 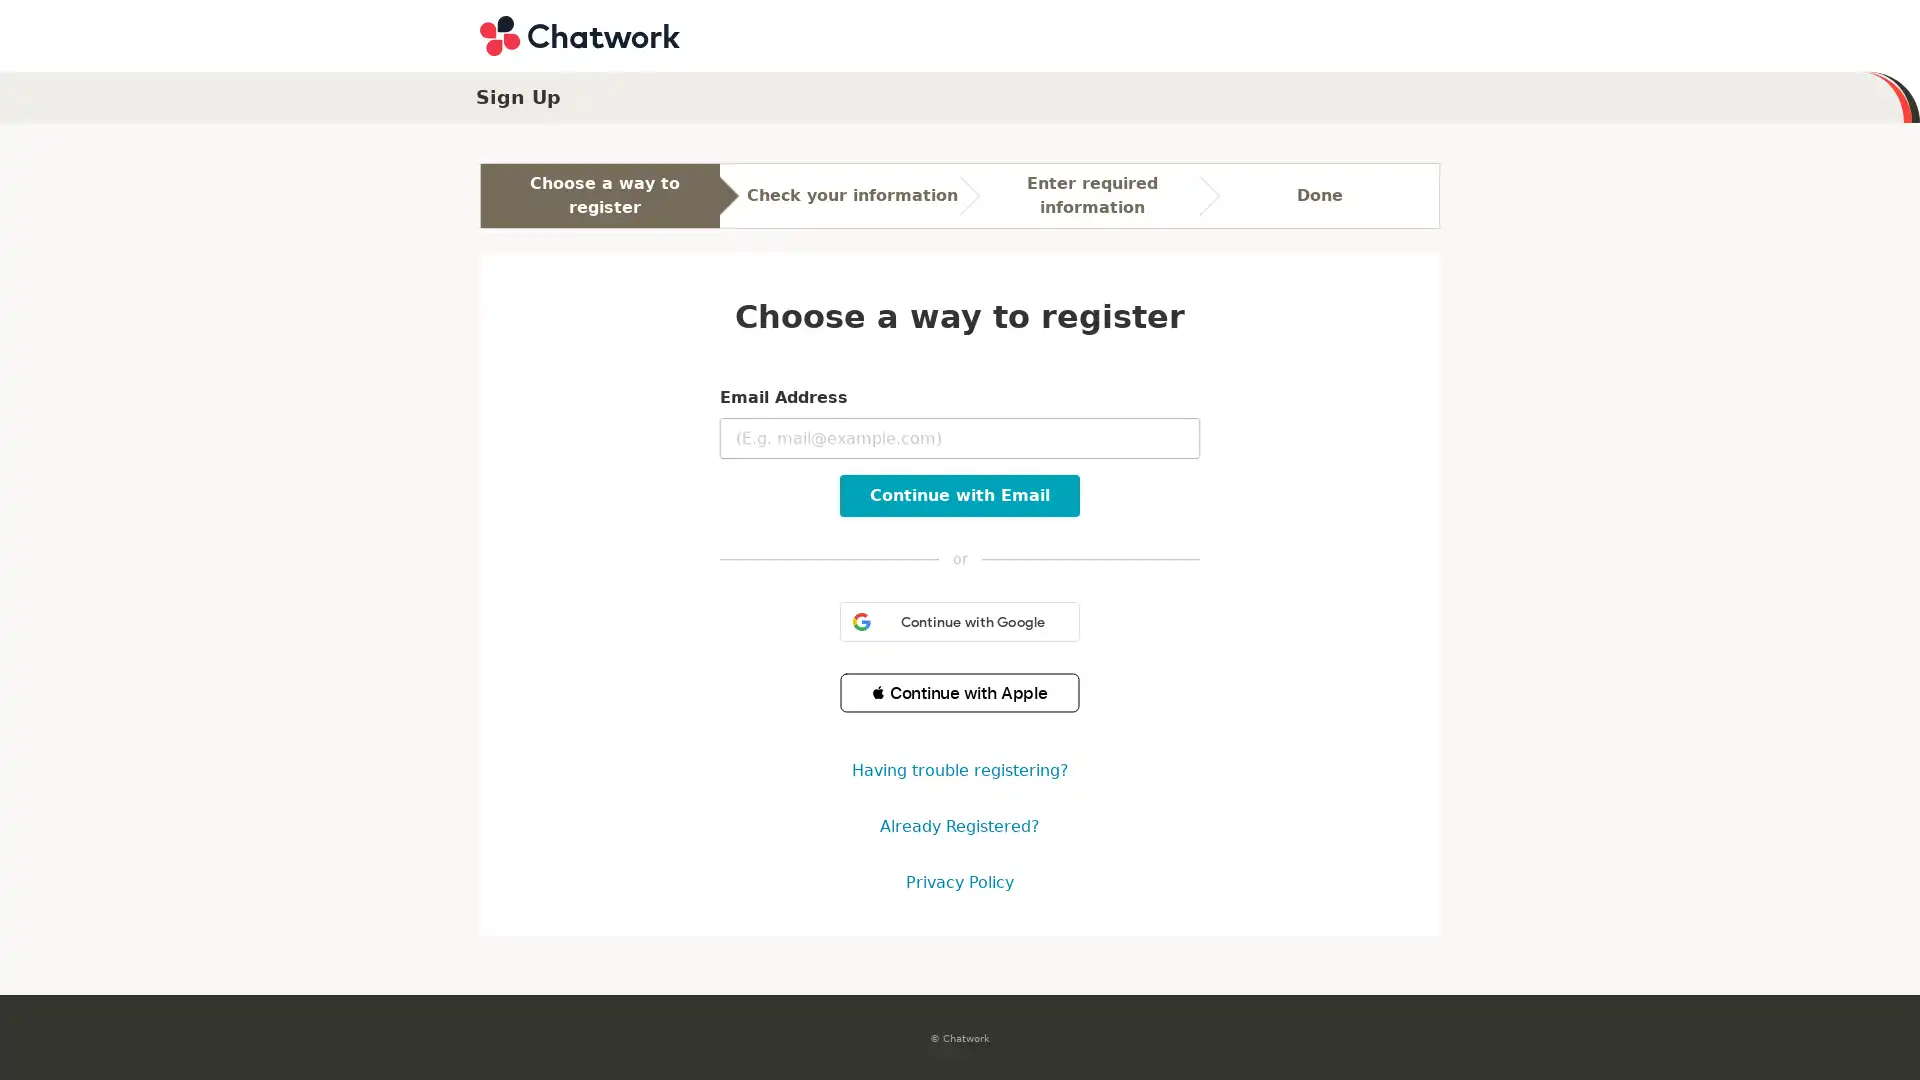 I want to click on Continue with Email, so click(x=960, y=495).